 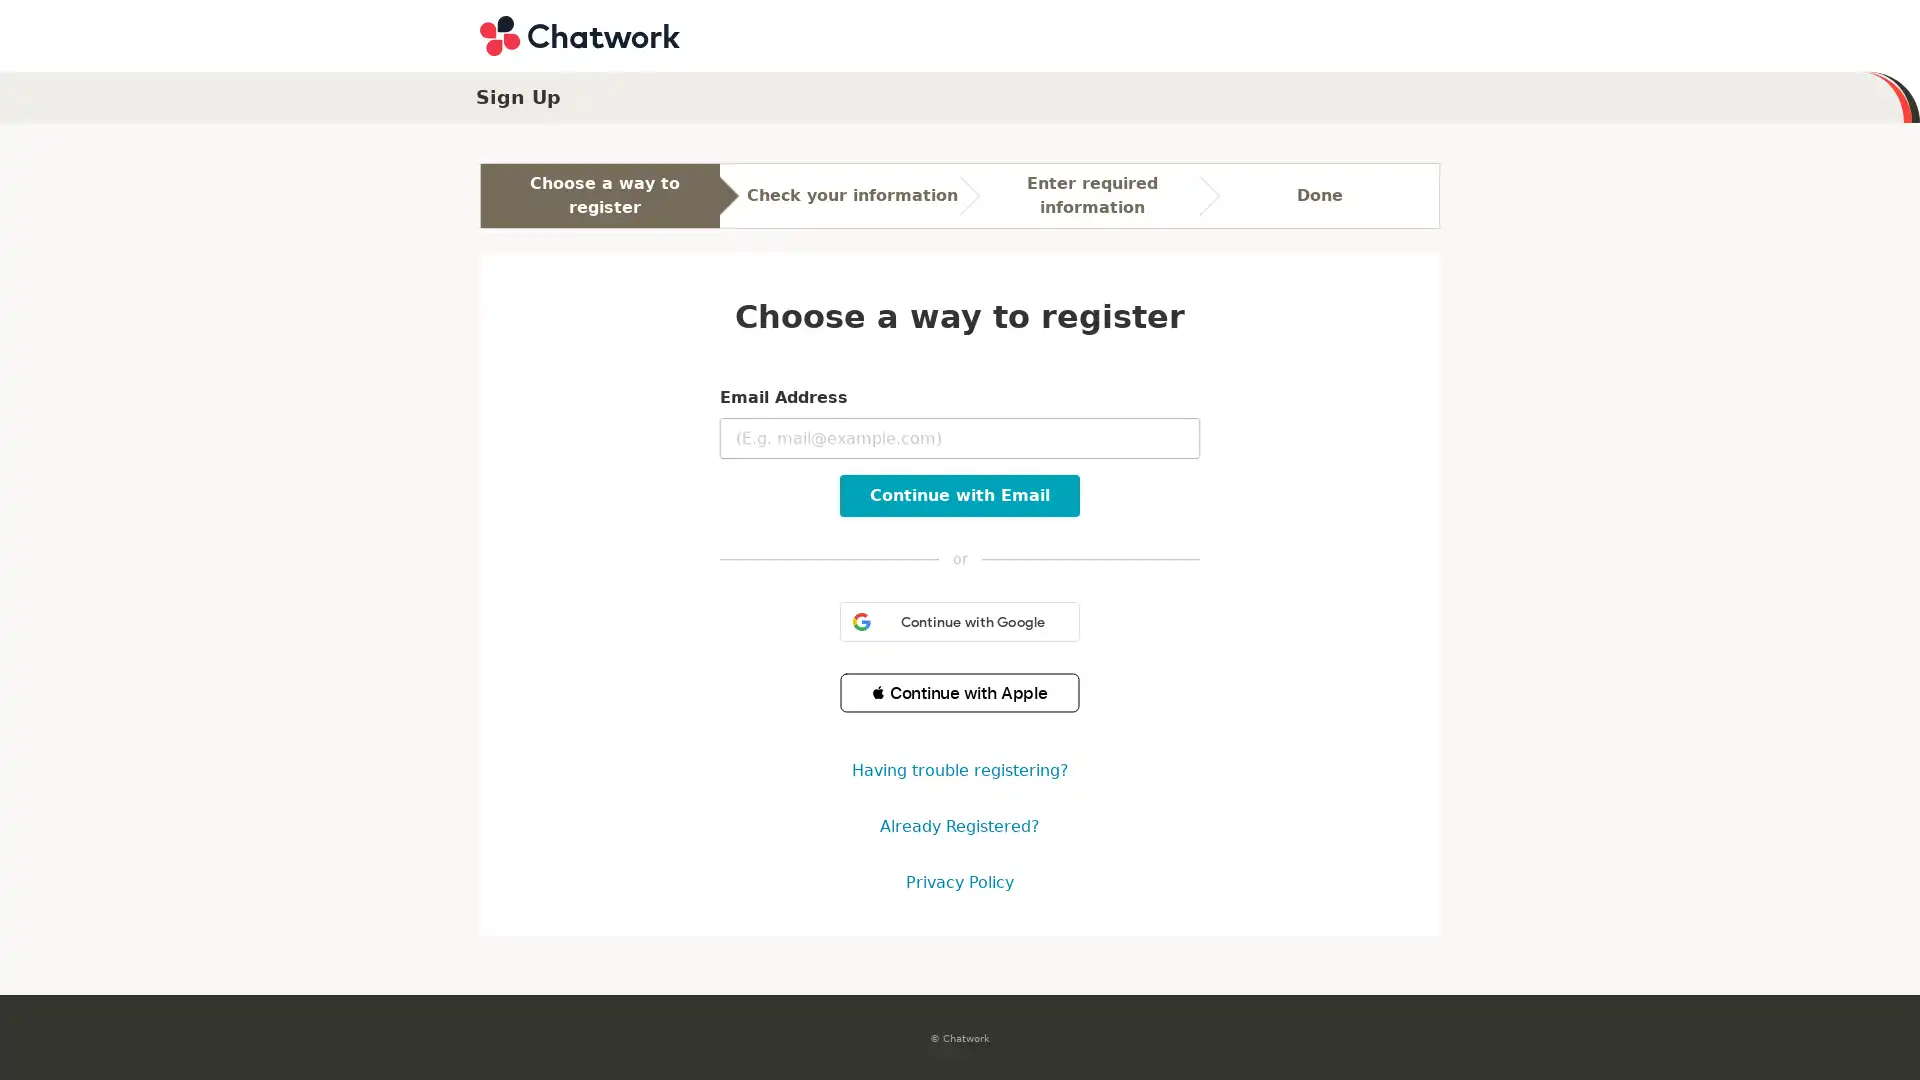 I want to click on Continue with Email, so click(x=960, y=495).